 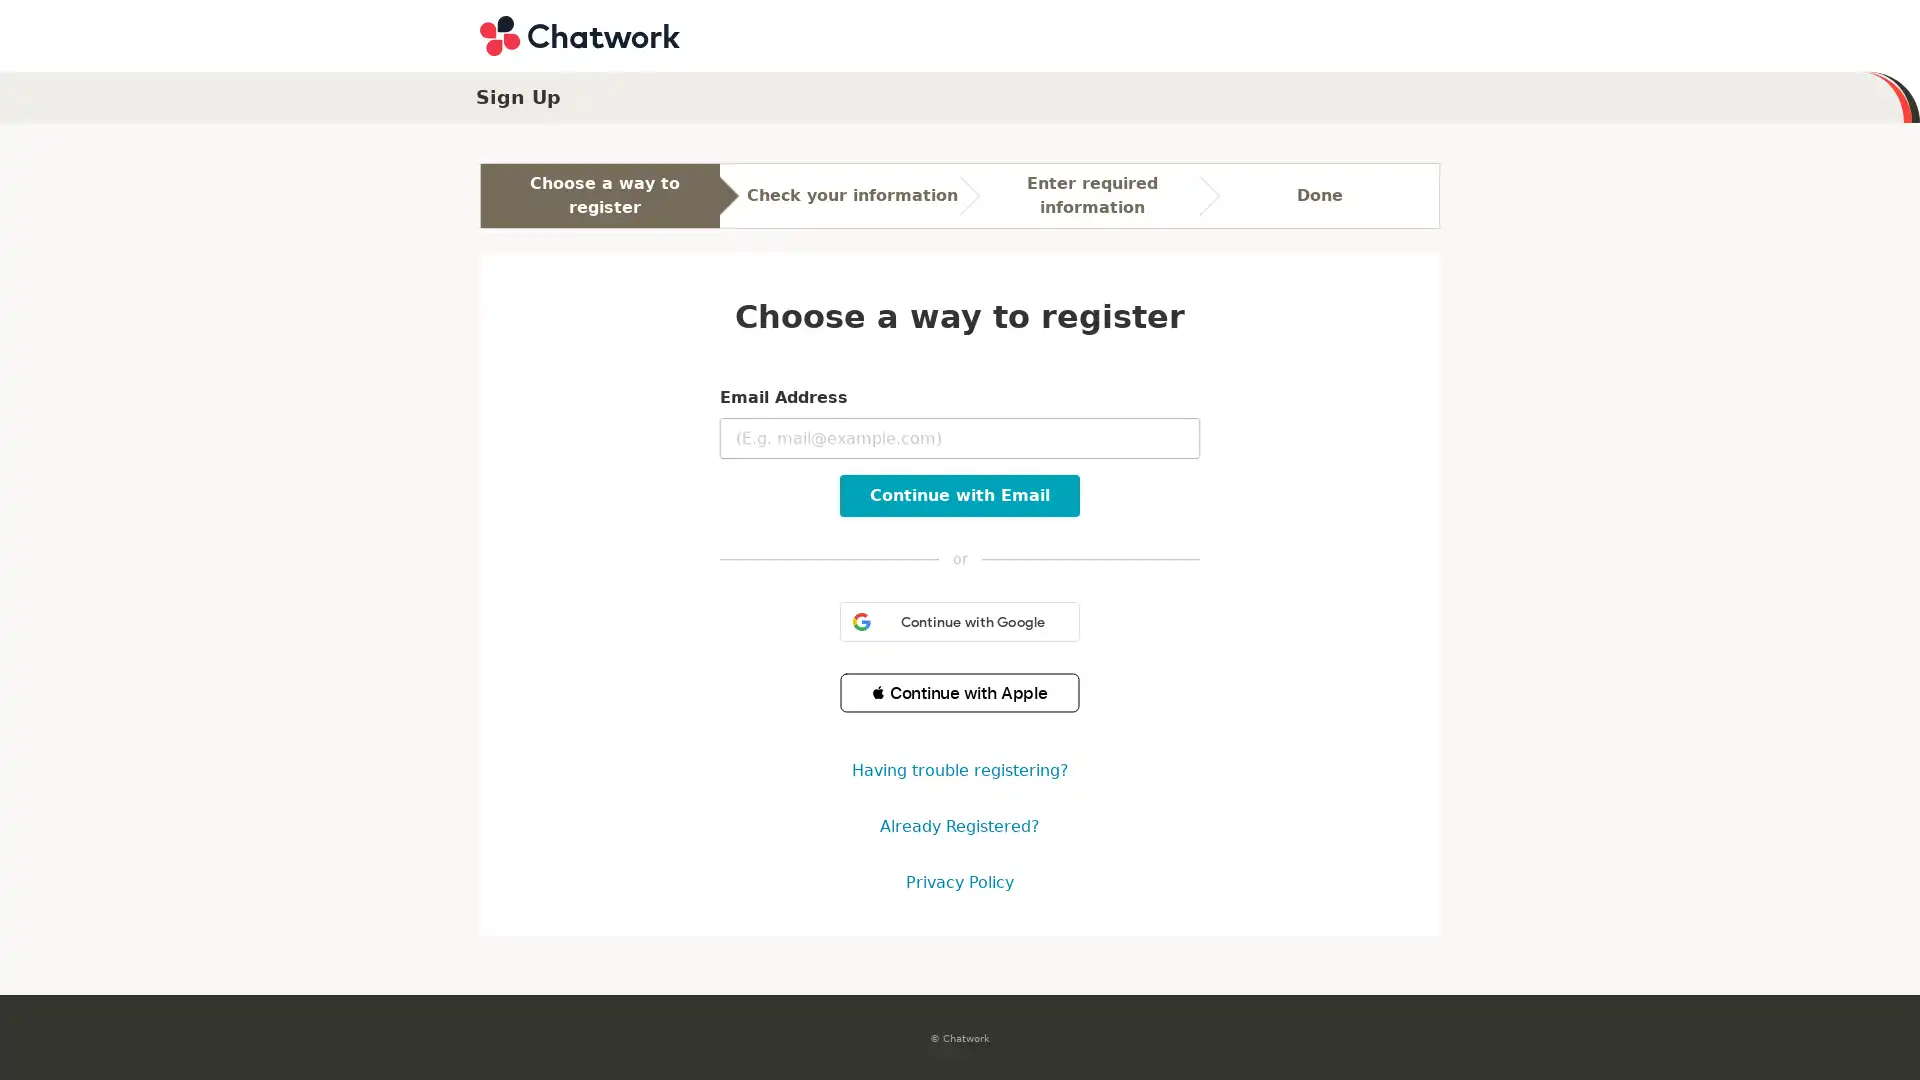 I want to click on Continue with Email, so click(x=960, y=495).